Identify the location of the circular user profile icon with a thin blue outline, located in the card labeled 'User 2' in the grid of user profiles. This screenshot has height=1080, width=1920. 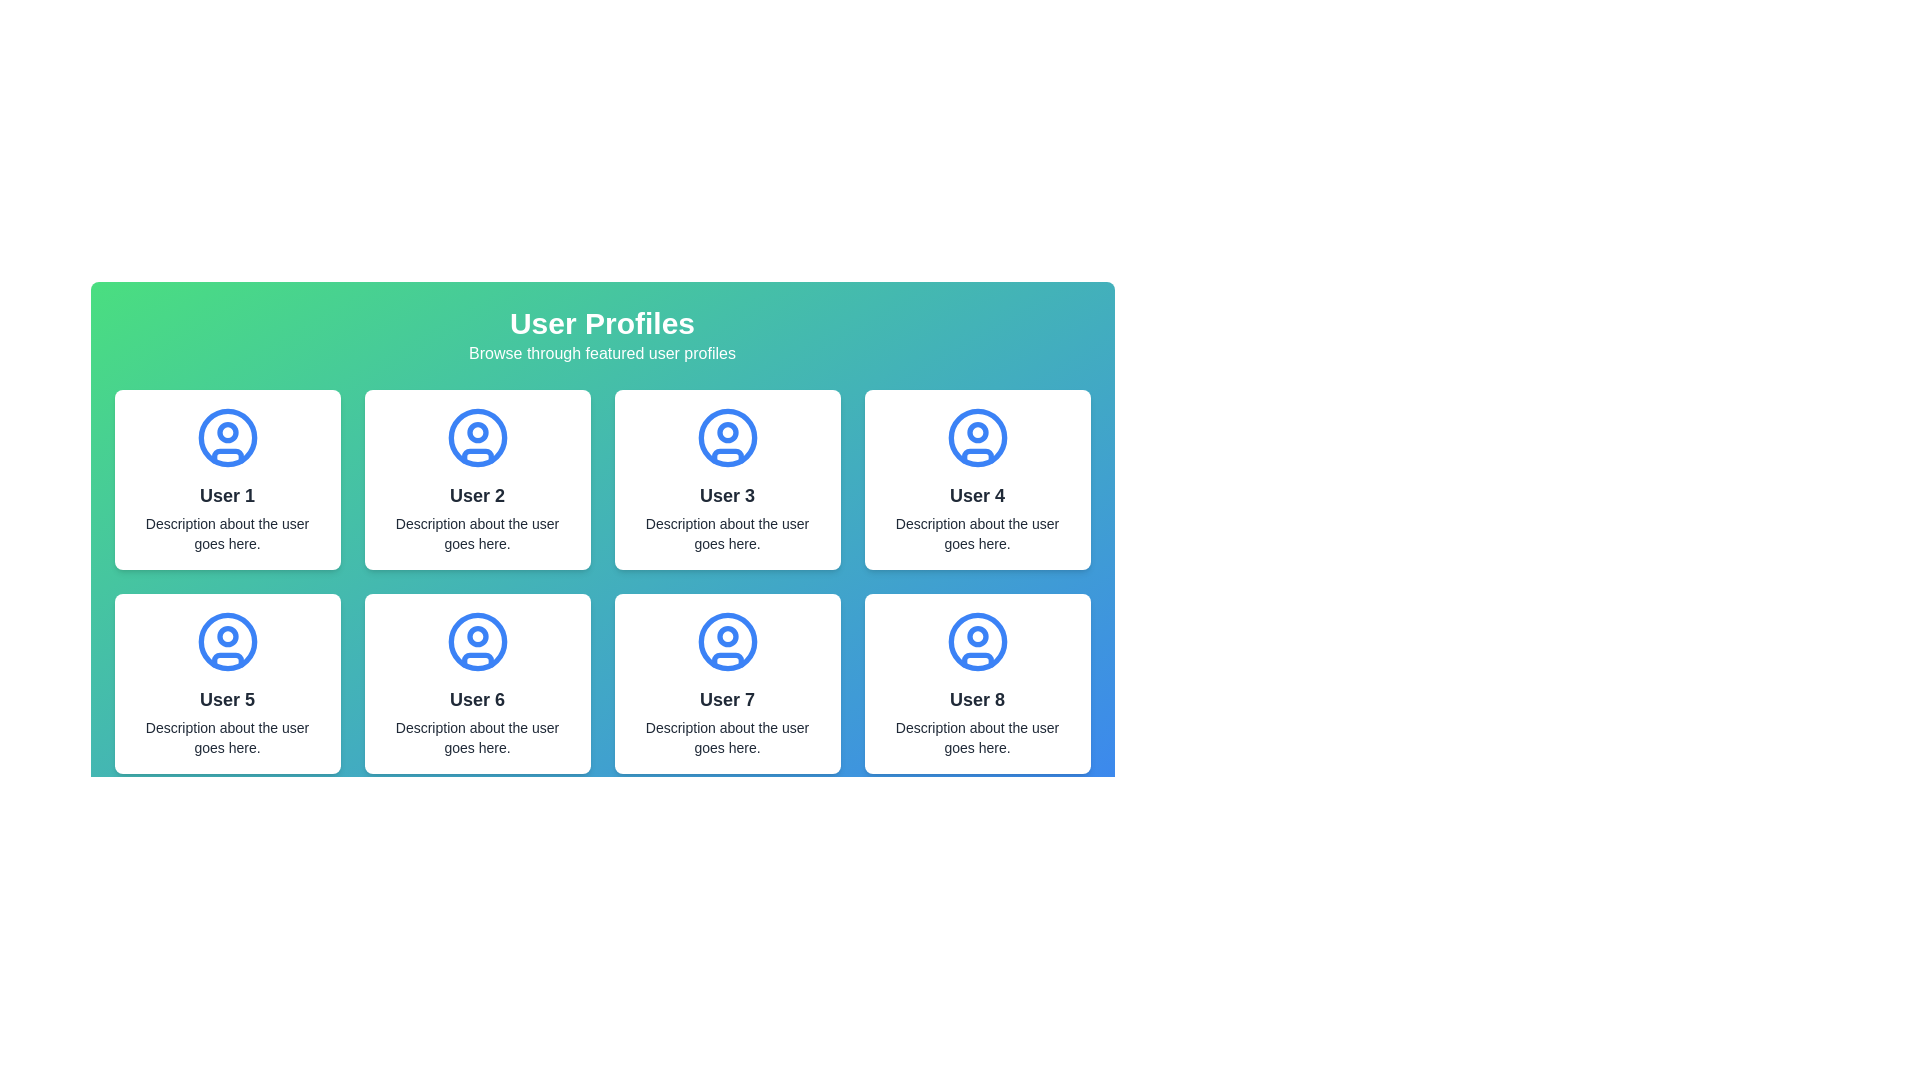
(476, 437).